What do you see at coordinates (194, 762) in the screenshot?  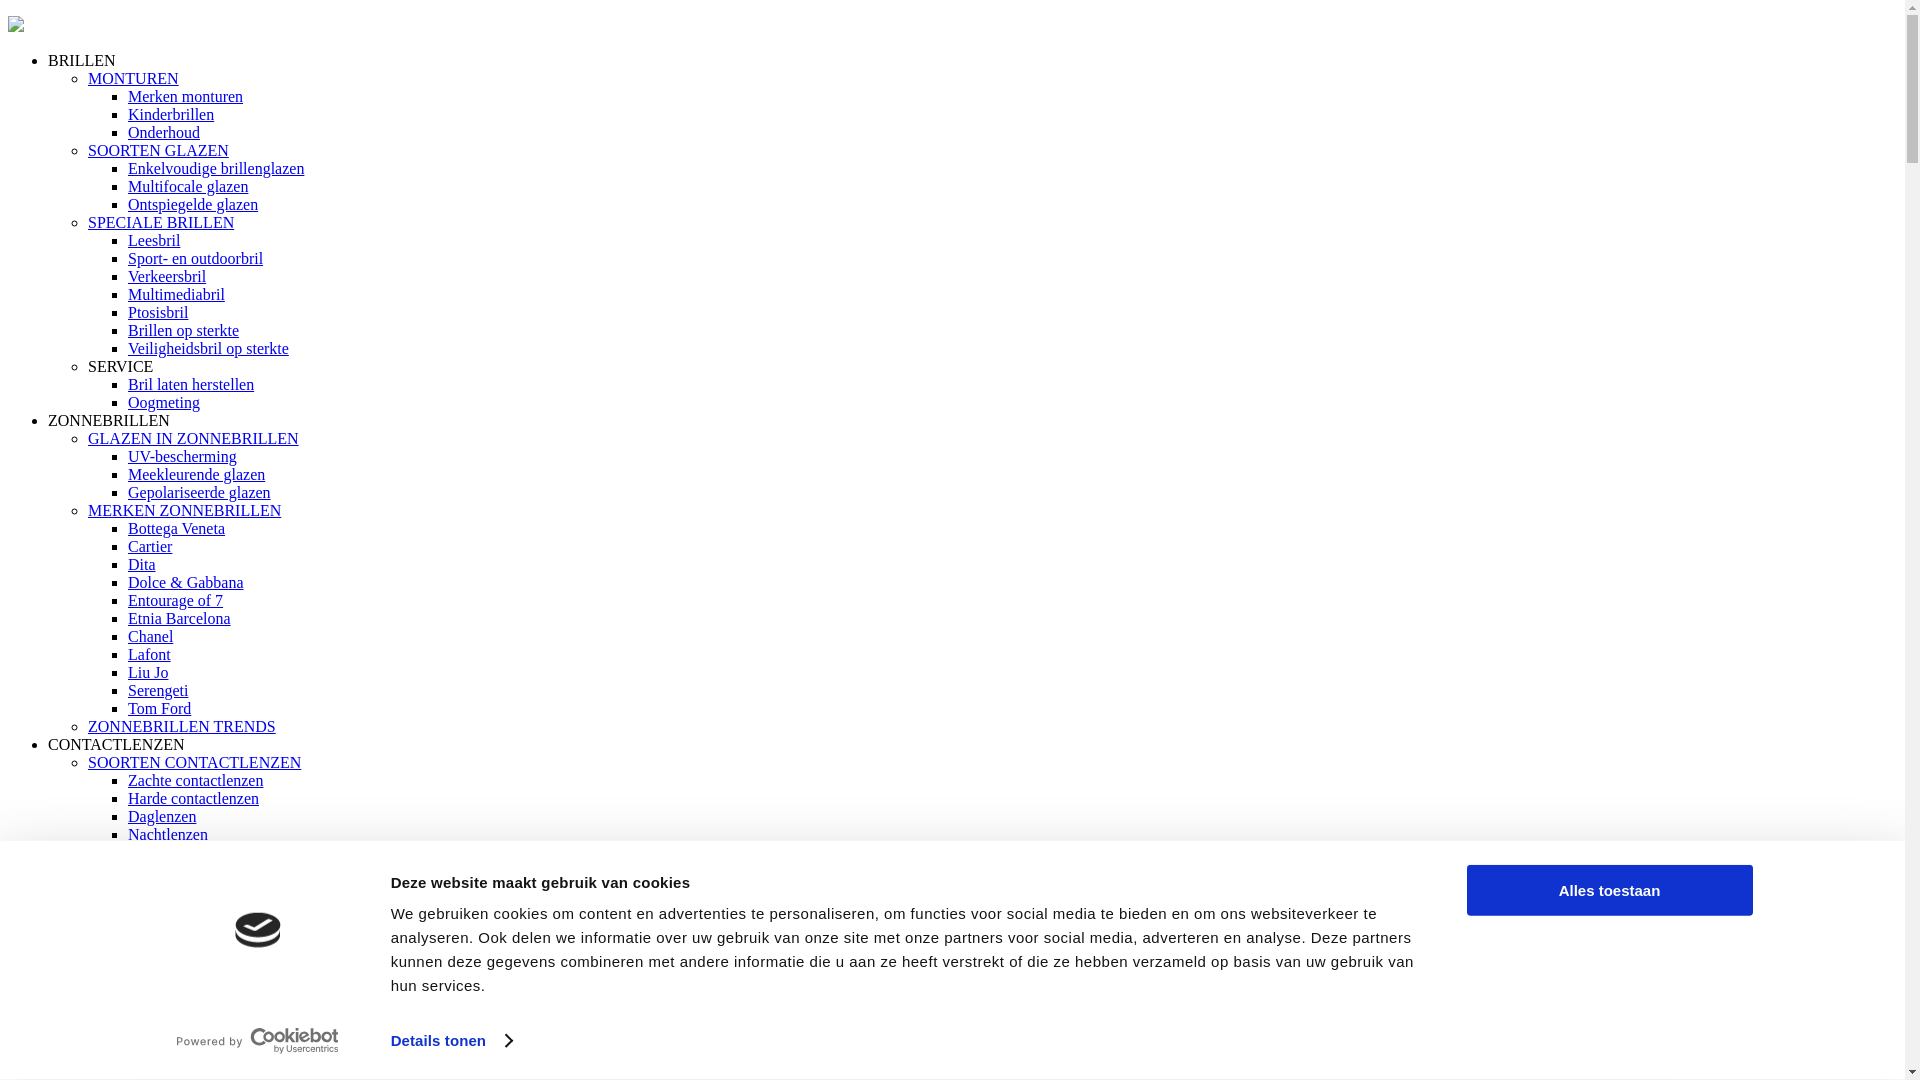 I see `'SOORTEN CONTACTLENZEN'` at bounding box center [194, 762].